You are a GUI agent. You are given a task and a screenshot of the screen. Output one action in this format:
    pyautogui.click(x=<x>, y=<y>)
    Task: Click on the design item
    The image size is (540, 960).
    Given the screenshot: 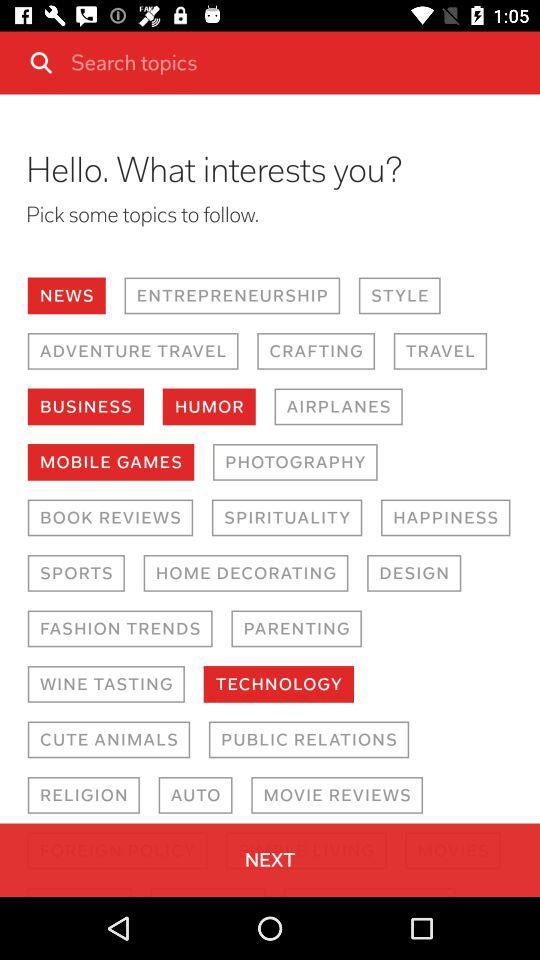 What is the action you would take?
    pyautogui.click(x=413, y=573)
    